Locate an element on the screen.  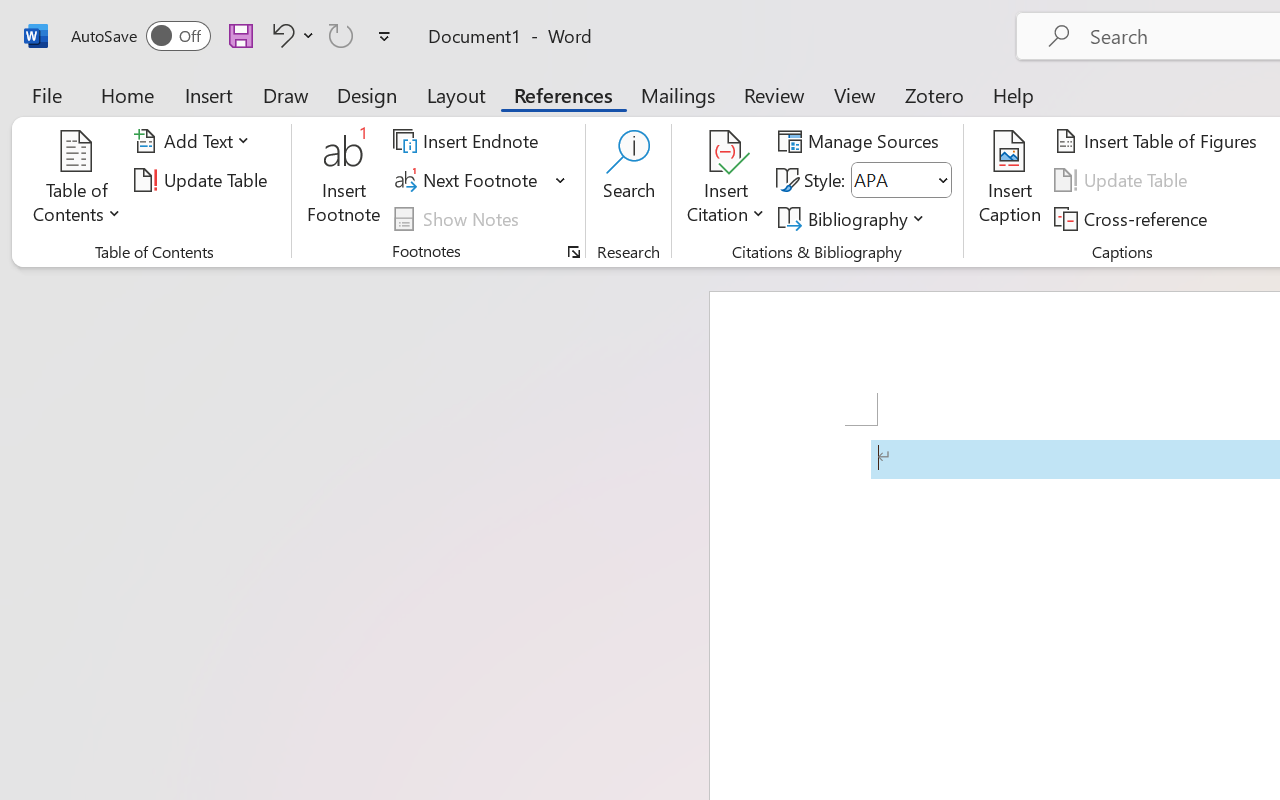
'Insert Table of Figures...' is located at coordinates (1159, 141).